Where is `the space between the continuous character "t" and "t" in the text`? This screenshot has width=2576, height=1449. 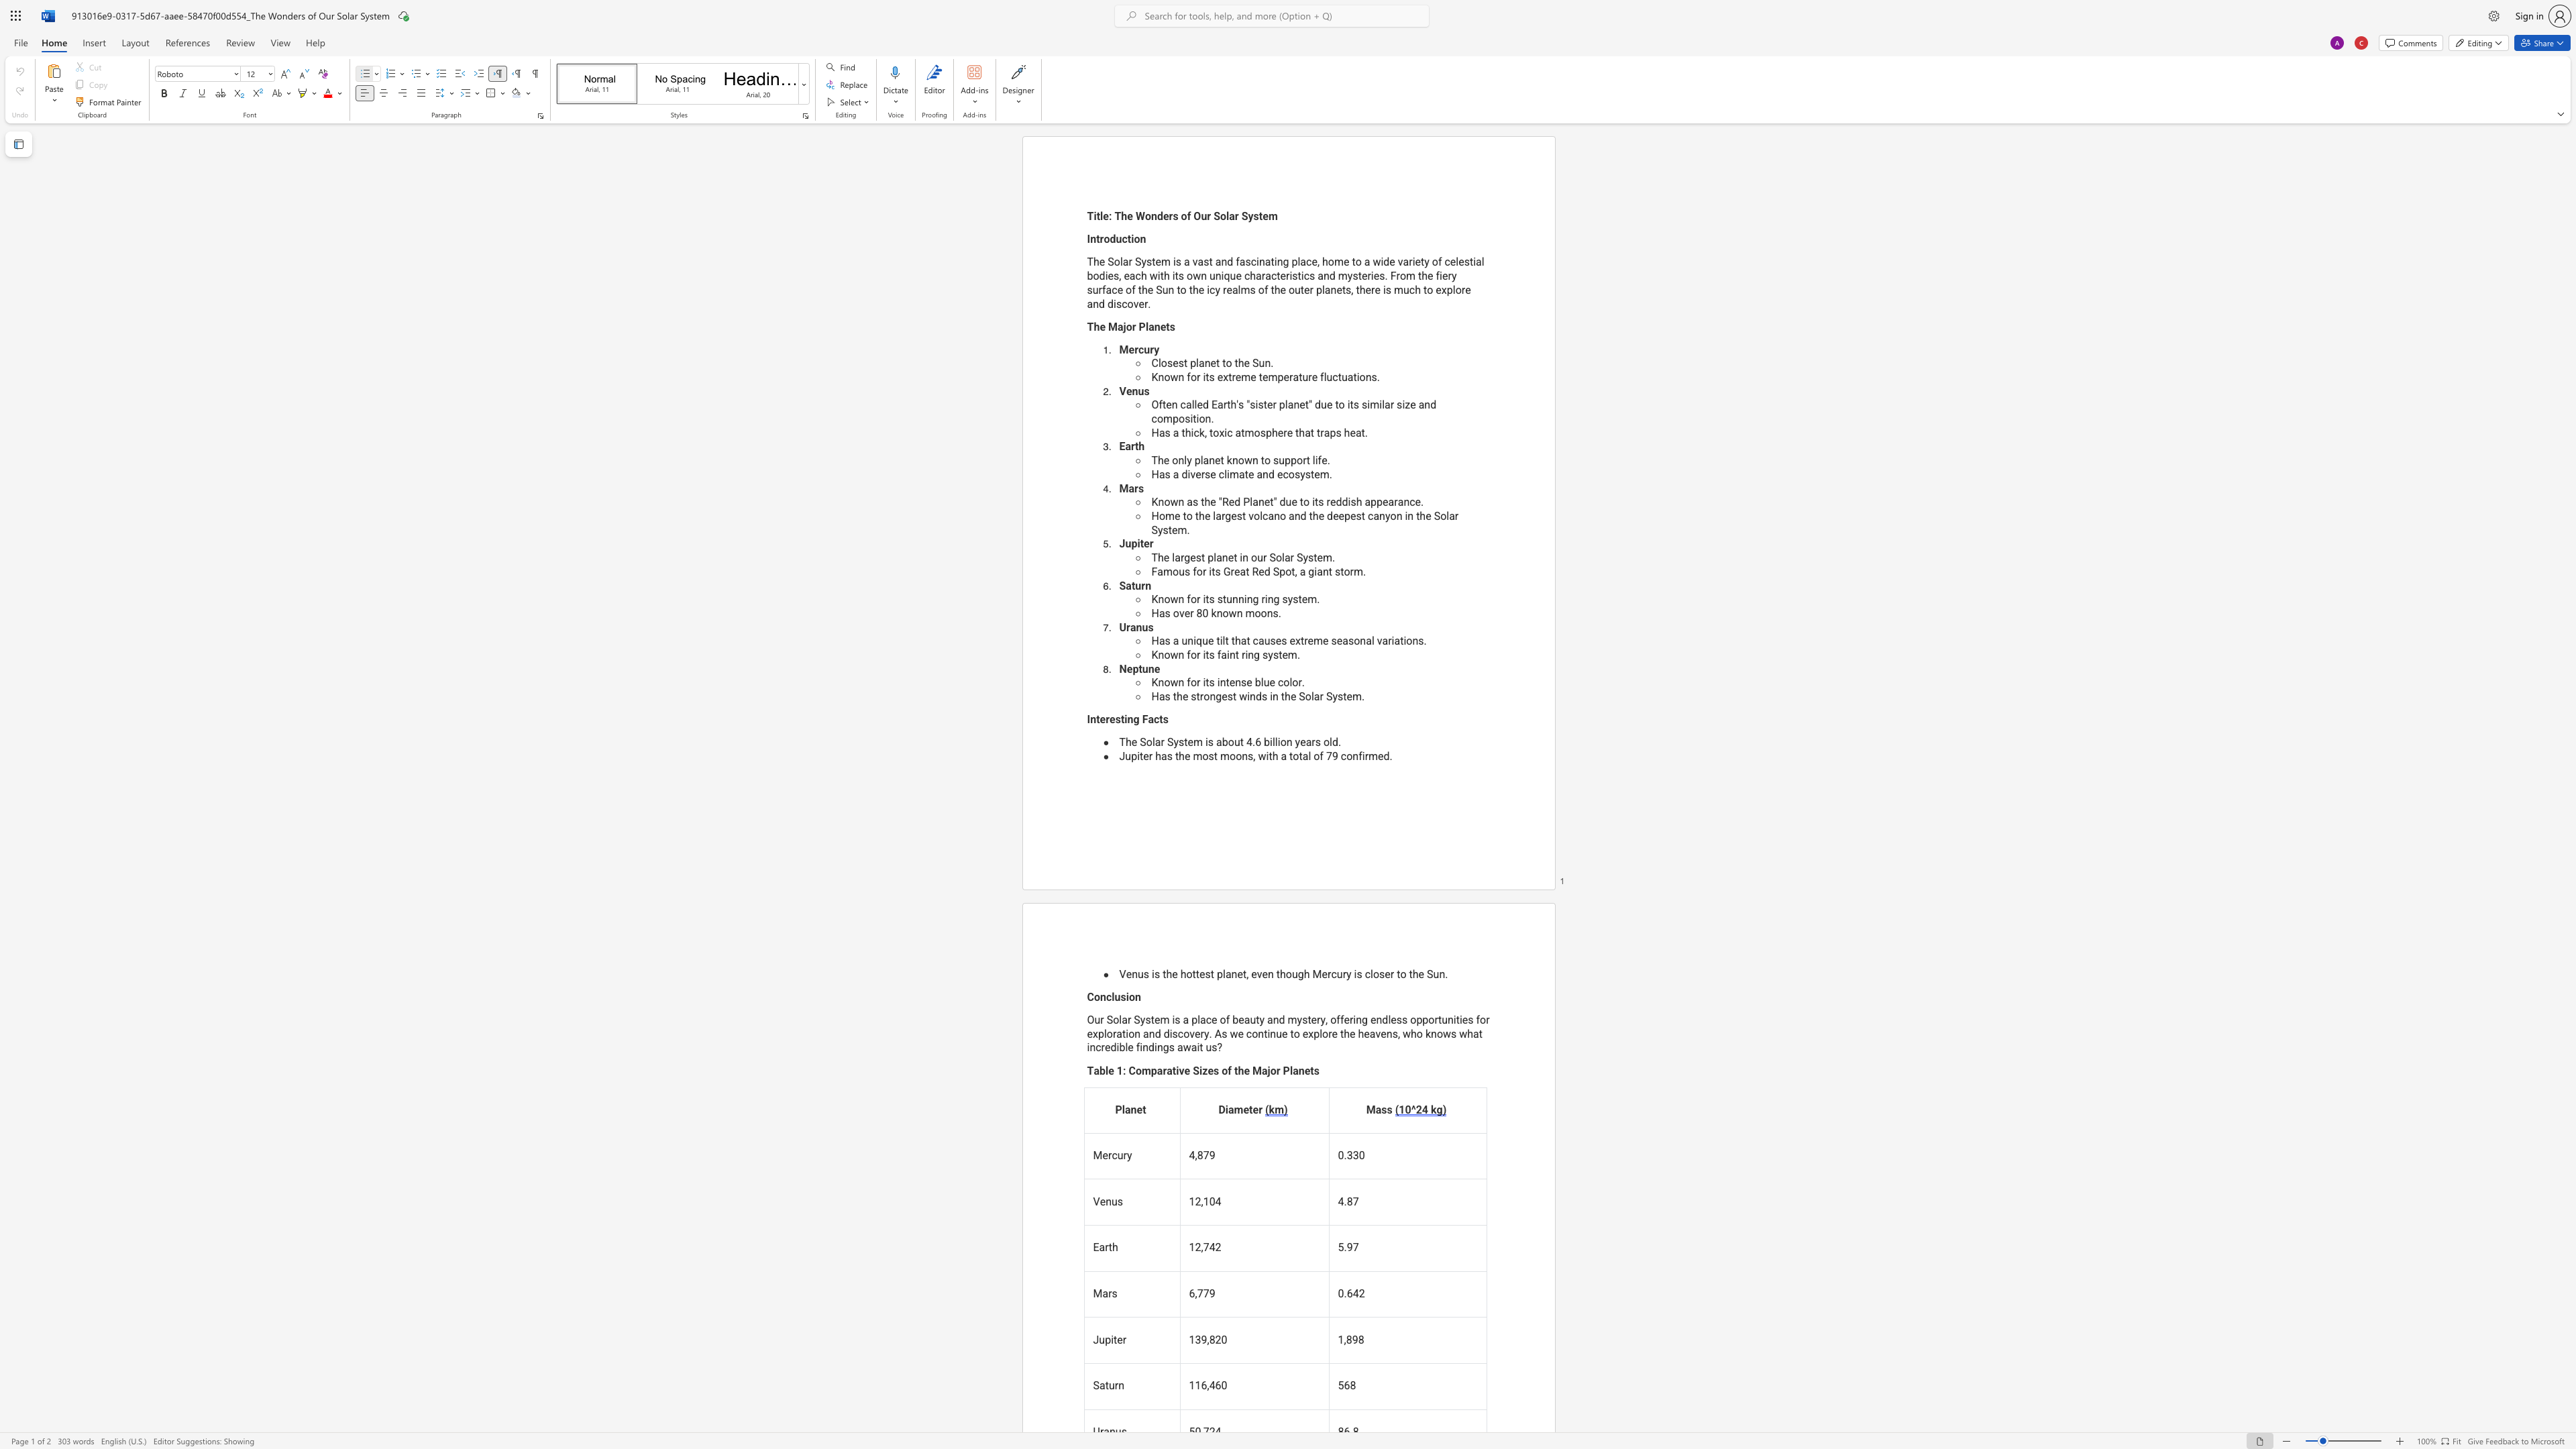
the space between the continuous character "t" and "t" in the text is located at coordinates (1195, 974).